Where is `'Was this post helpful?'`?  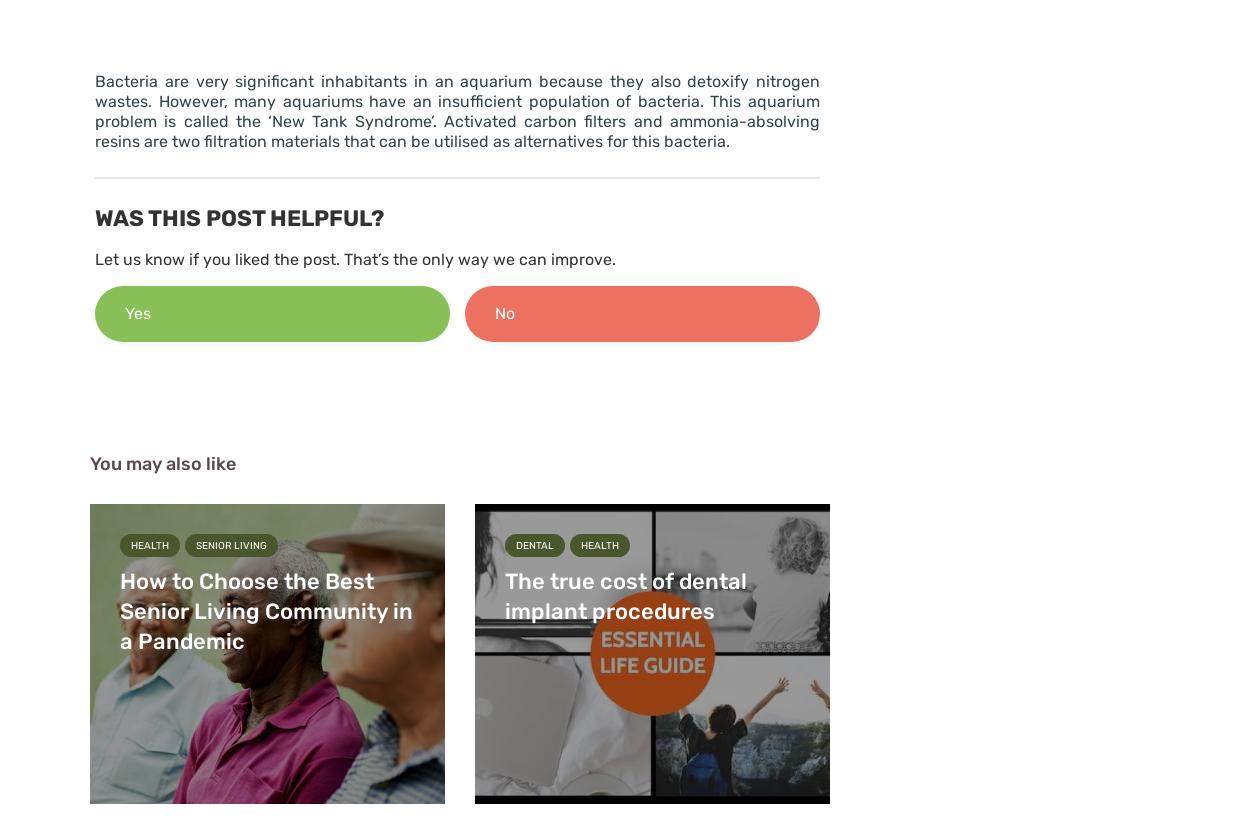
'Was this post helpful?' is located at coordinates (238, 218).